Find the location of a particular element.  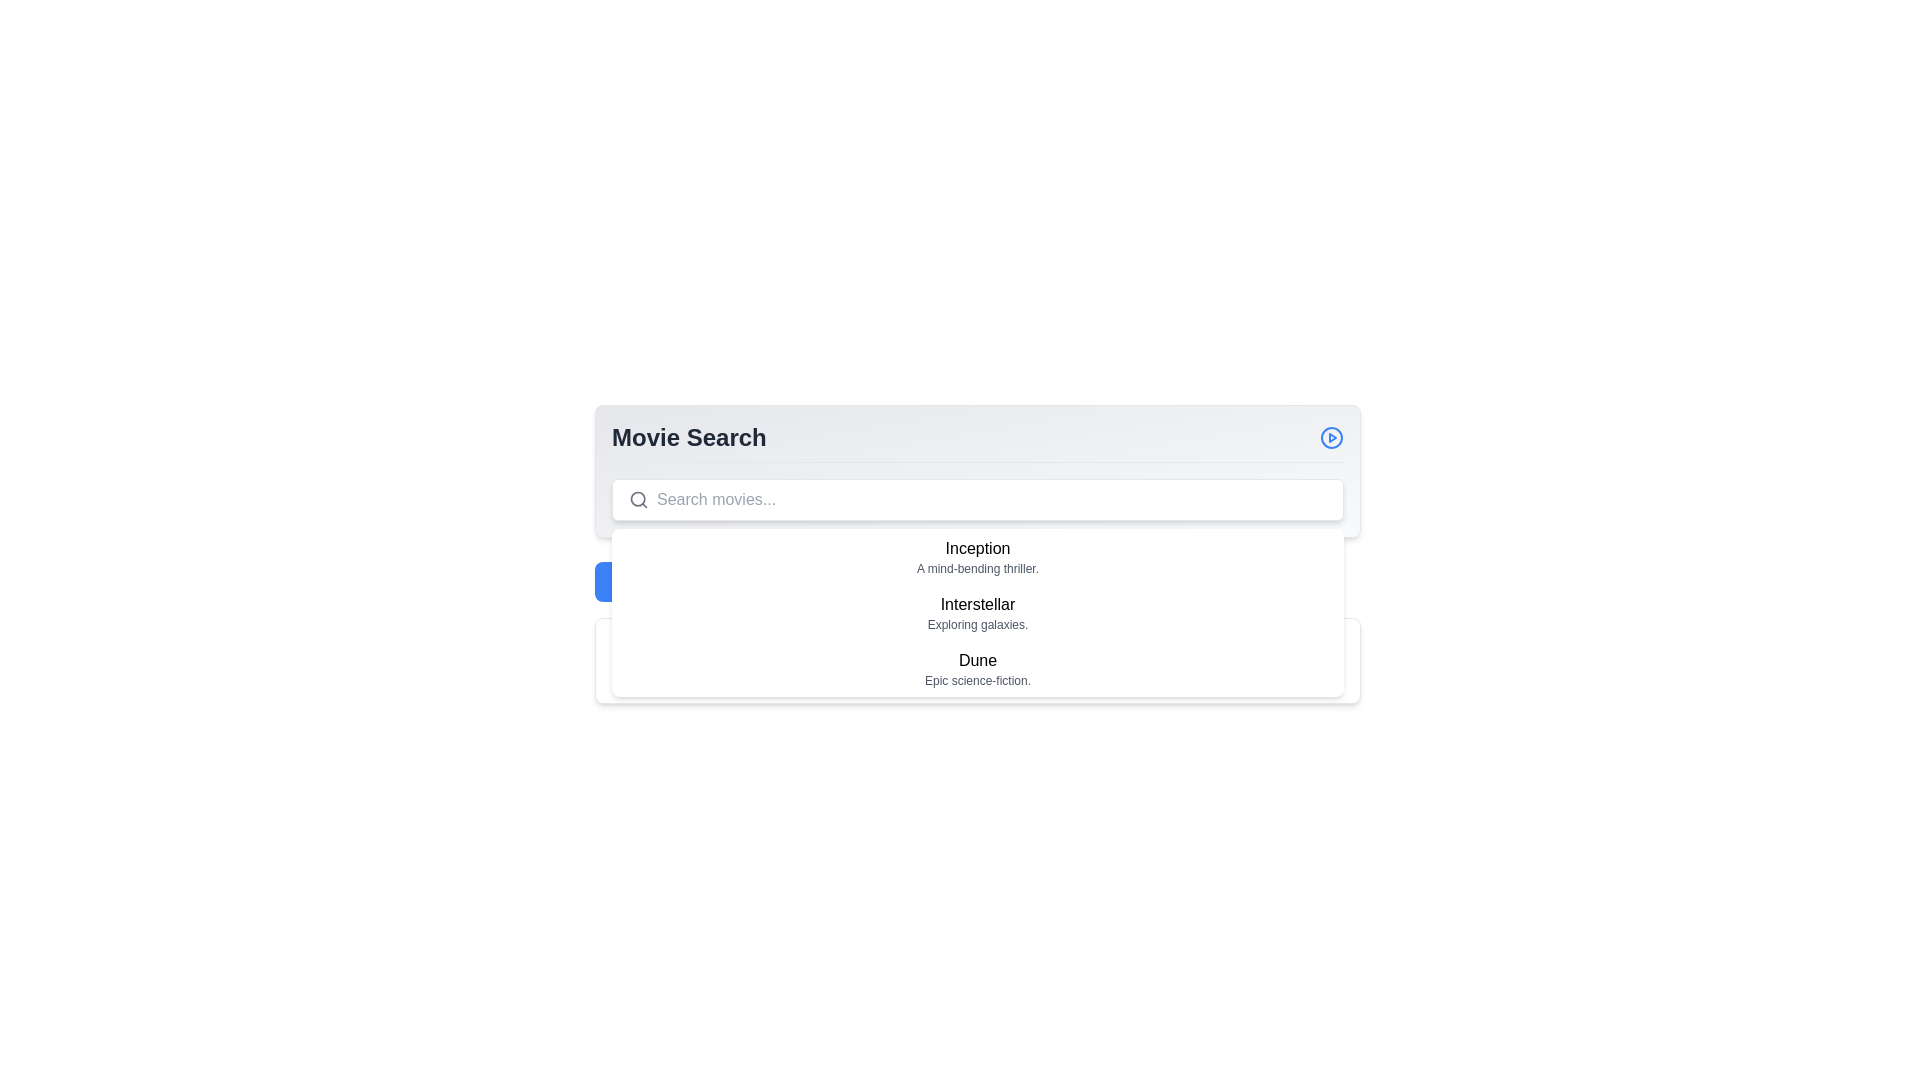

the static text displaying 'A mind-bending thriller.' which is located below the title 'Inception' in the movie list is located at coordinates (978, 569).